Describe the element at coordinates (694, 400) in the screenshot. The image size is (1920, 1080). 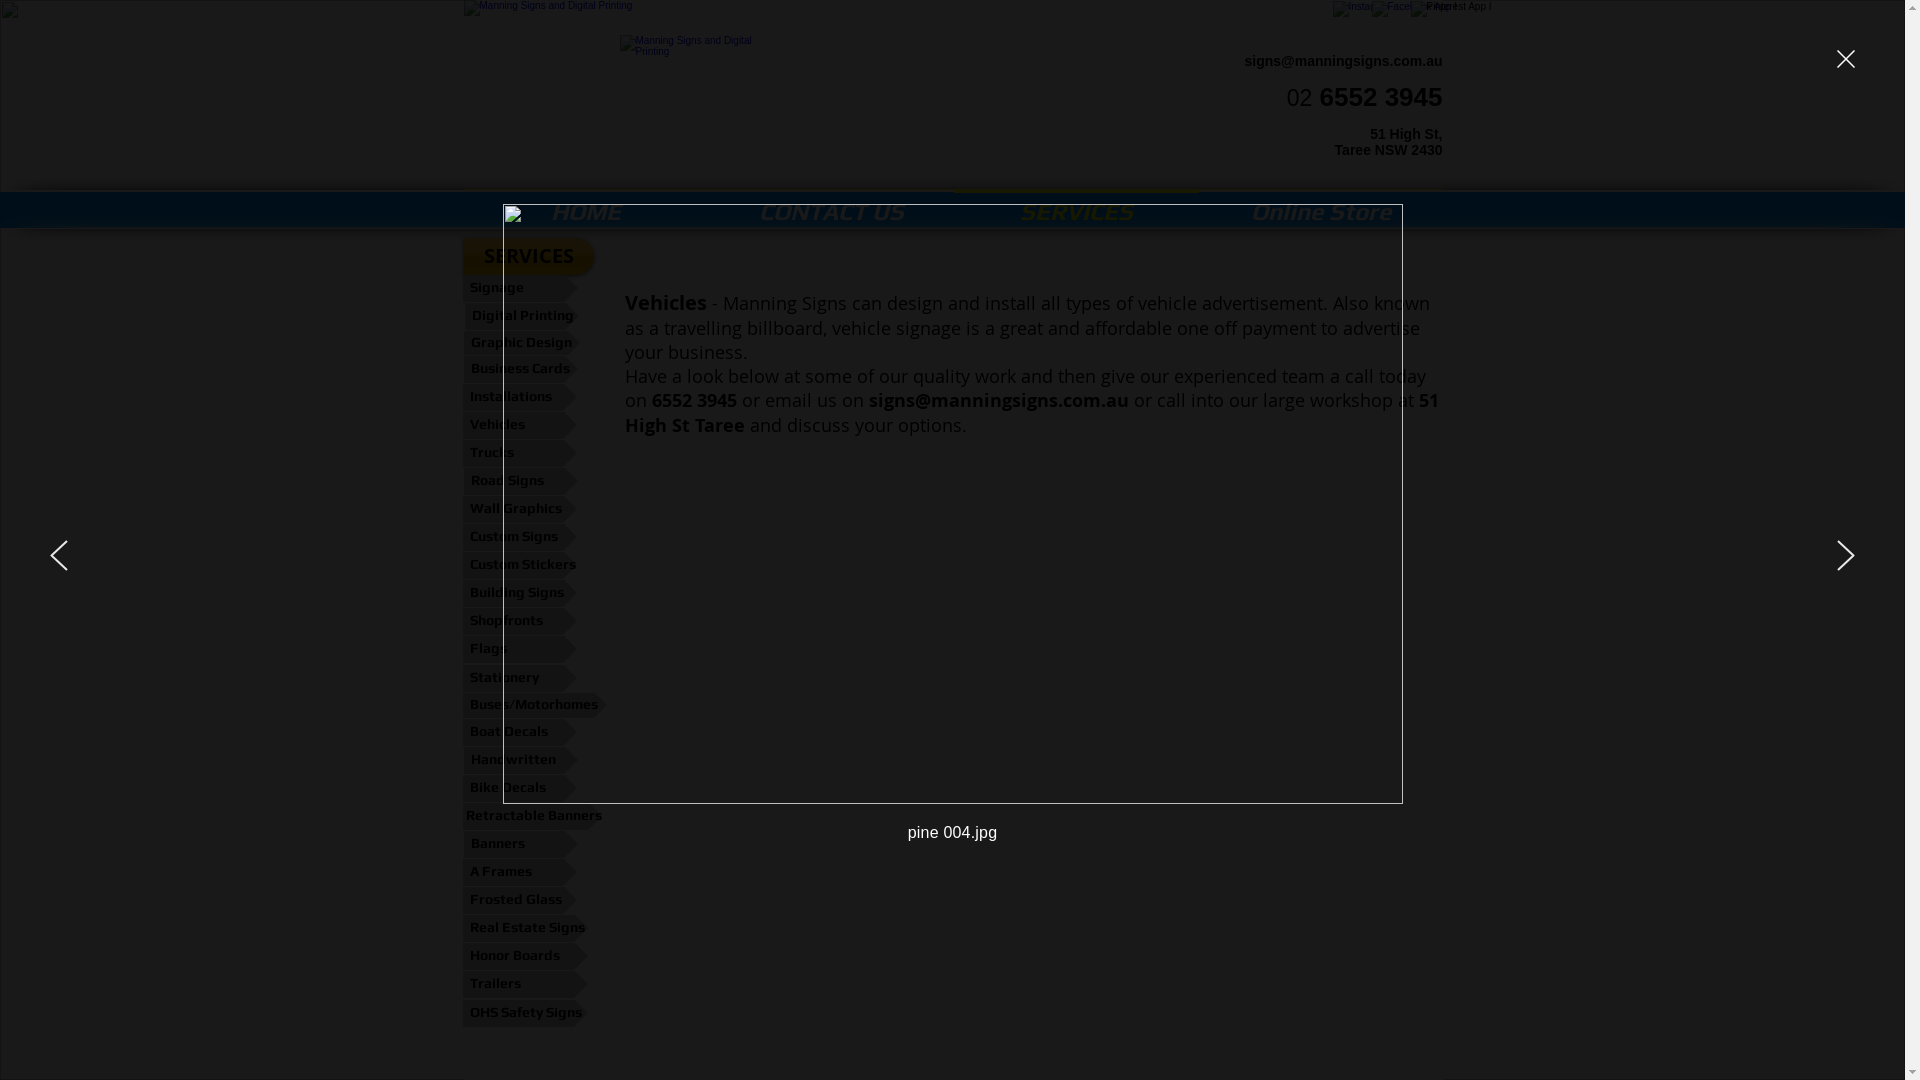
I see `'6552 3945'` at that location.